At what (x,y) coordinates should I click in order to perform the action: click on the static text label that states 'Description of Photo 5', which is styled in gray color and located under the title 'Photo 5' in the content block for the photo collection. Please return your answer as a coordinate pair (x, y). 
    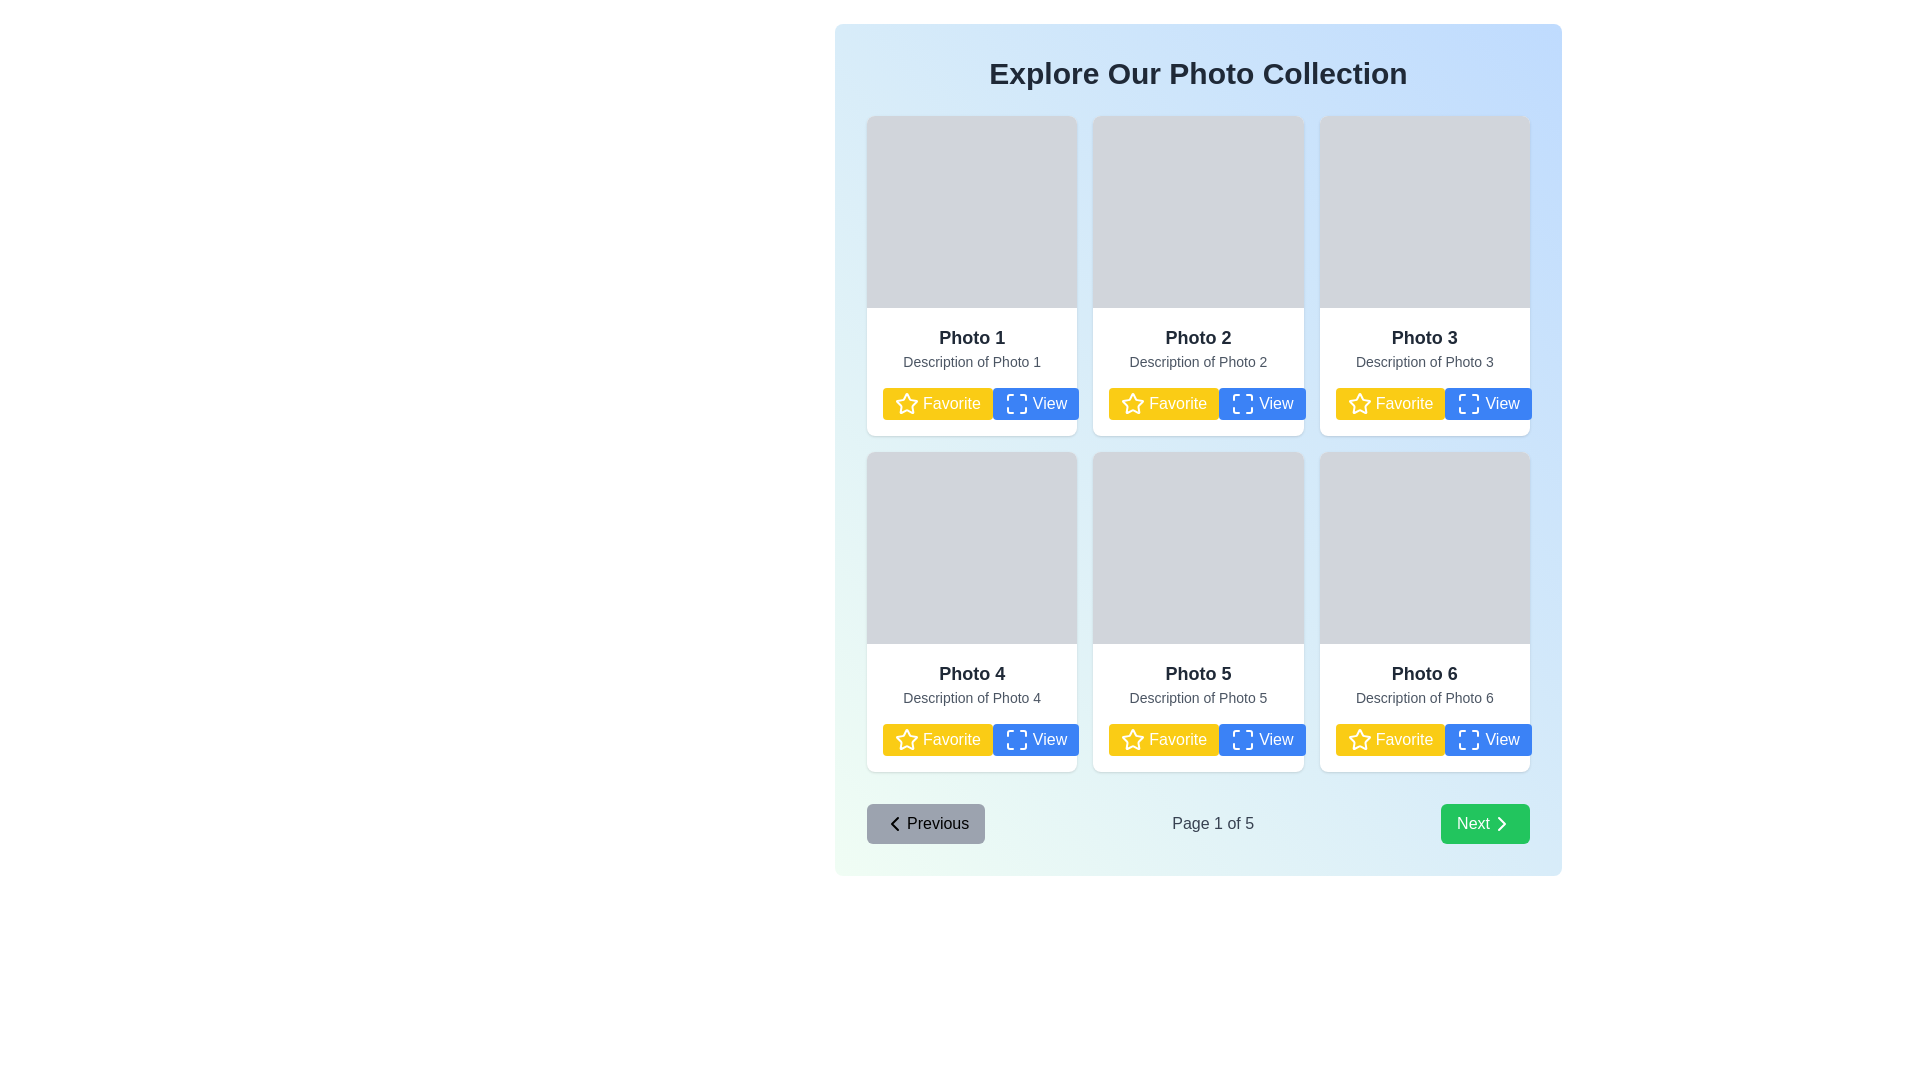
    Looking at the image, I should click on (1198, 697).